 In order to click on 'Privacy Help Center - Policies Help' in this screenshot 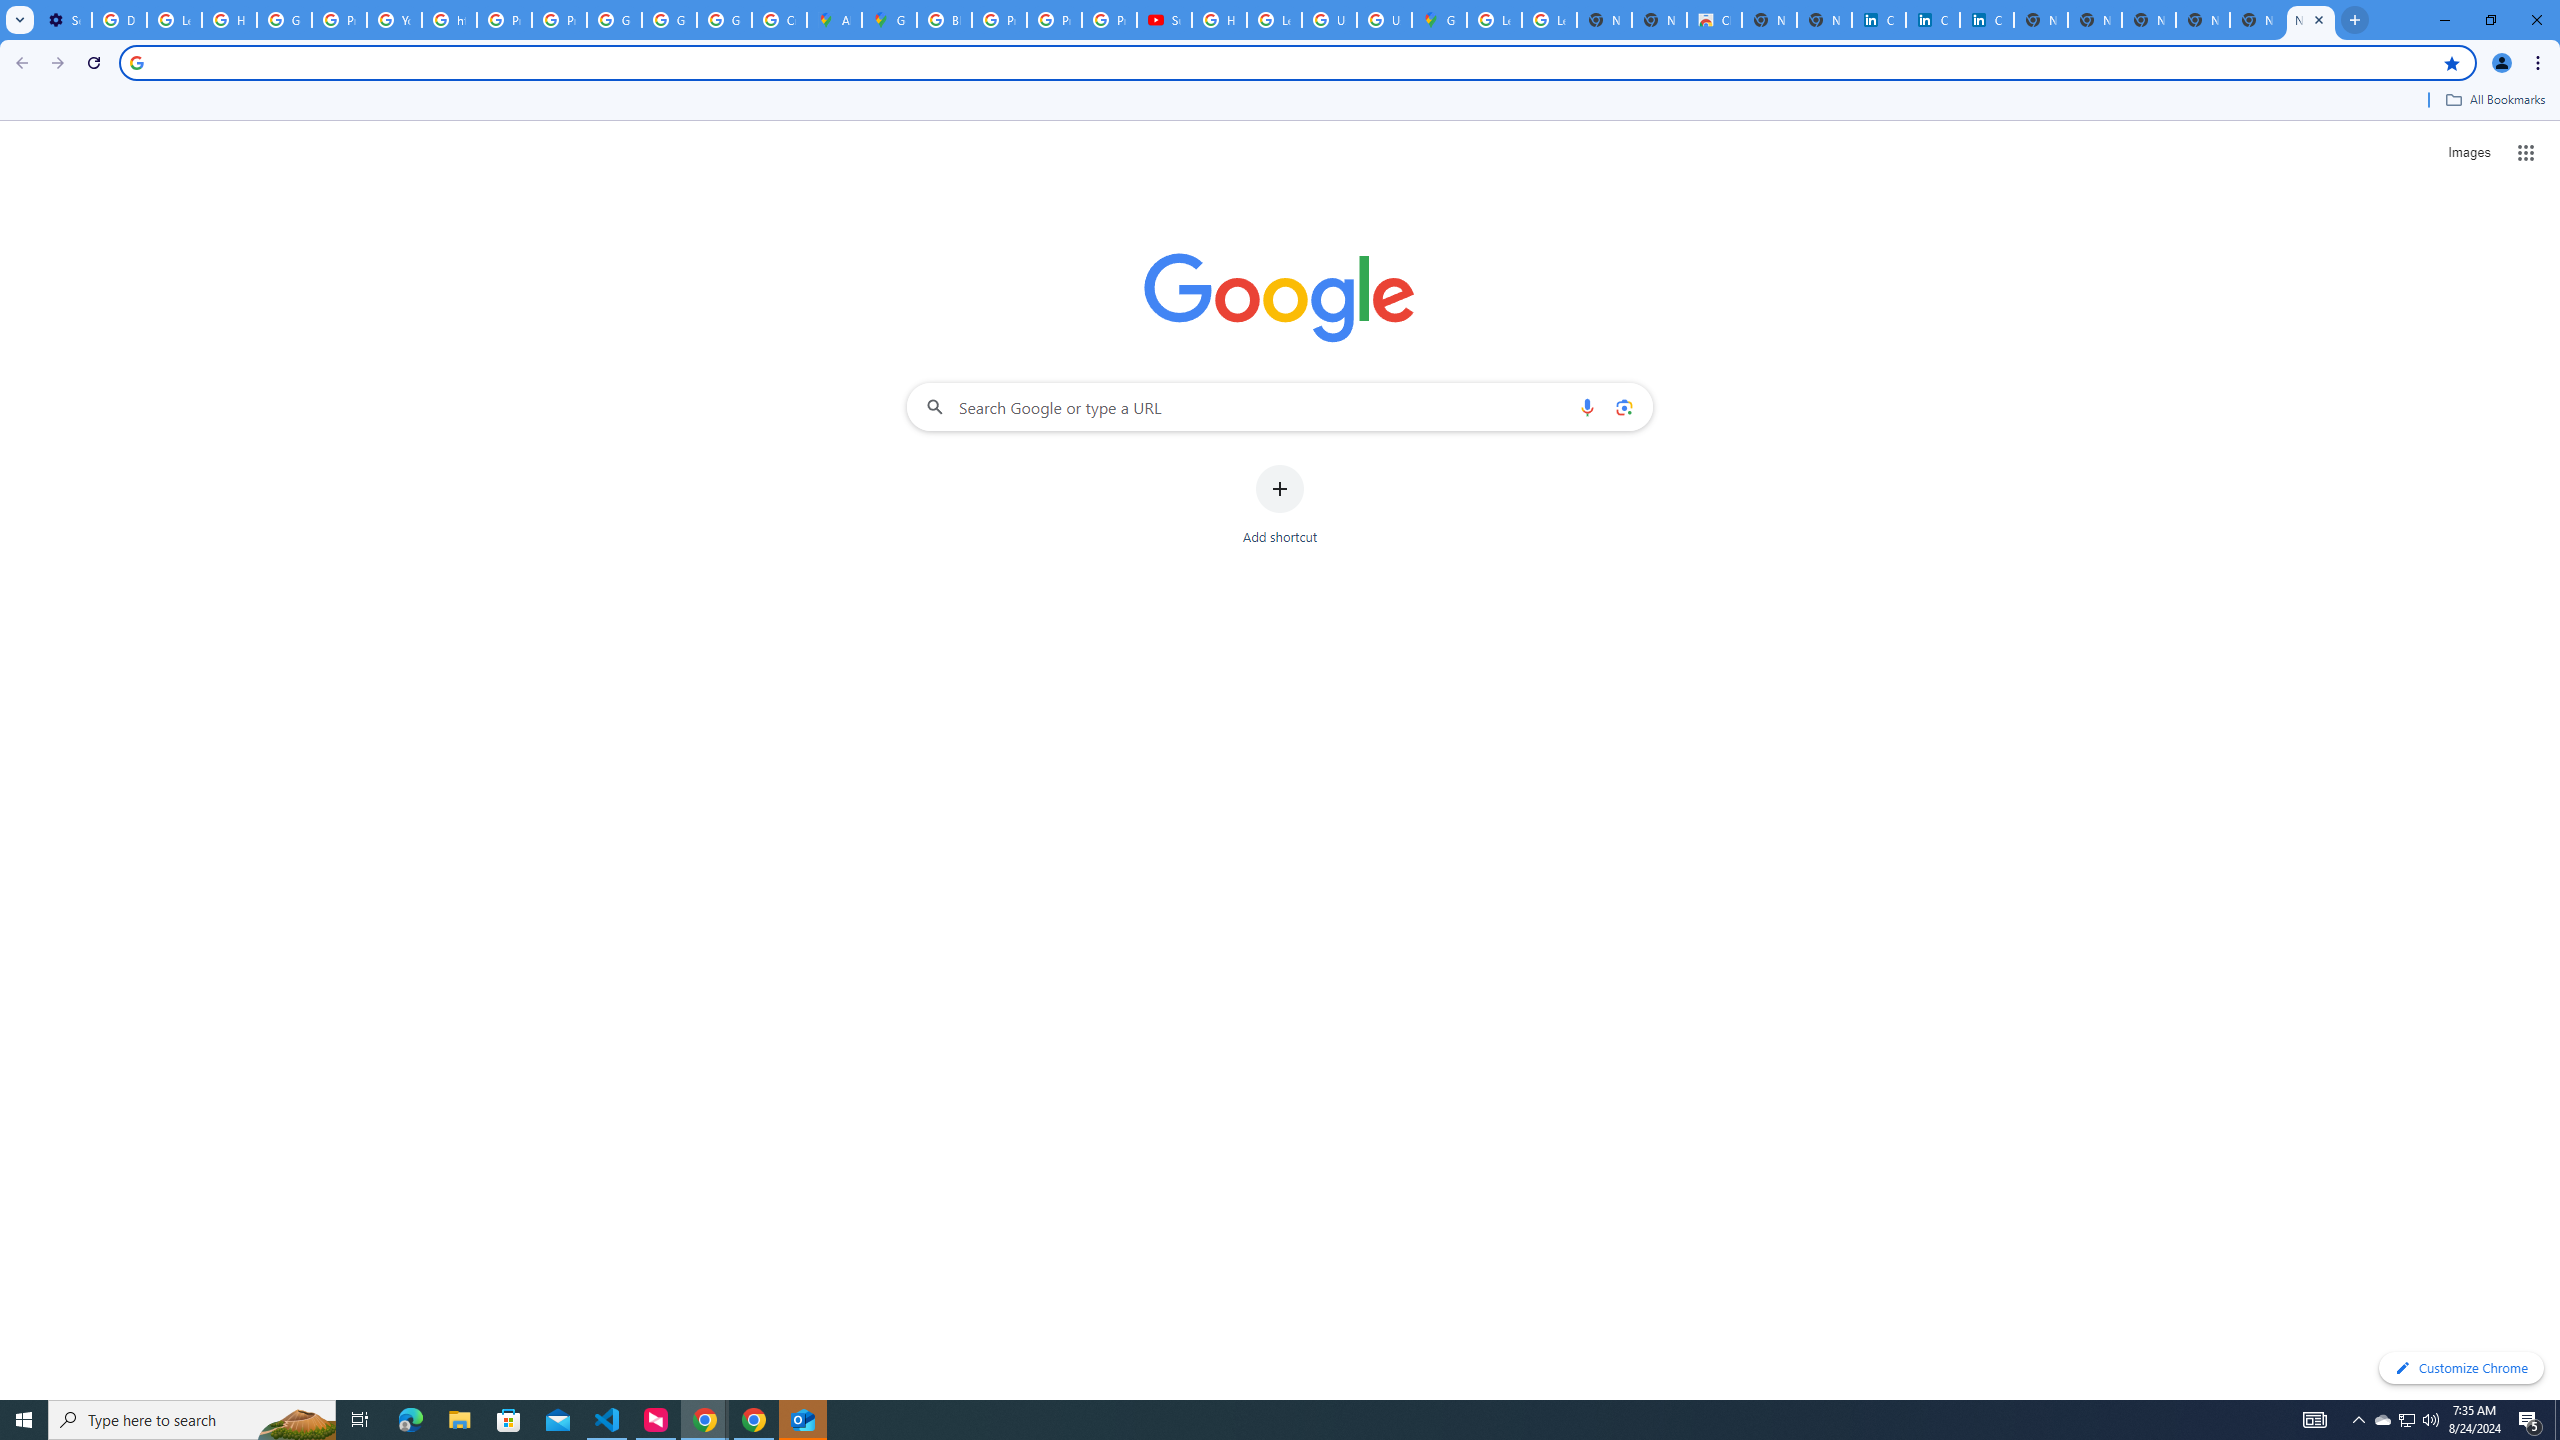, I will do `click(998, 19)`.